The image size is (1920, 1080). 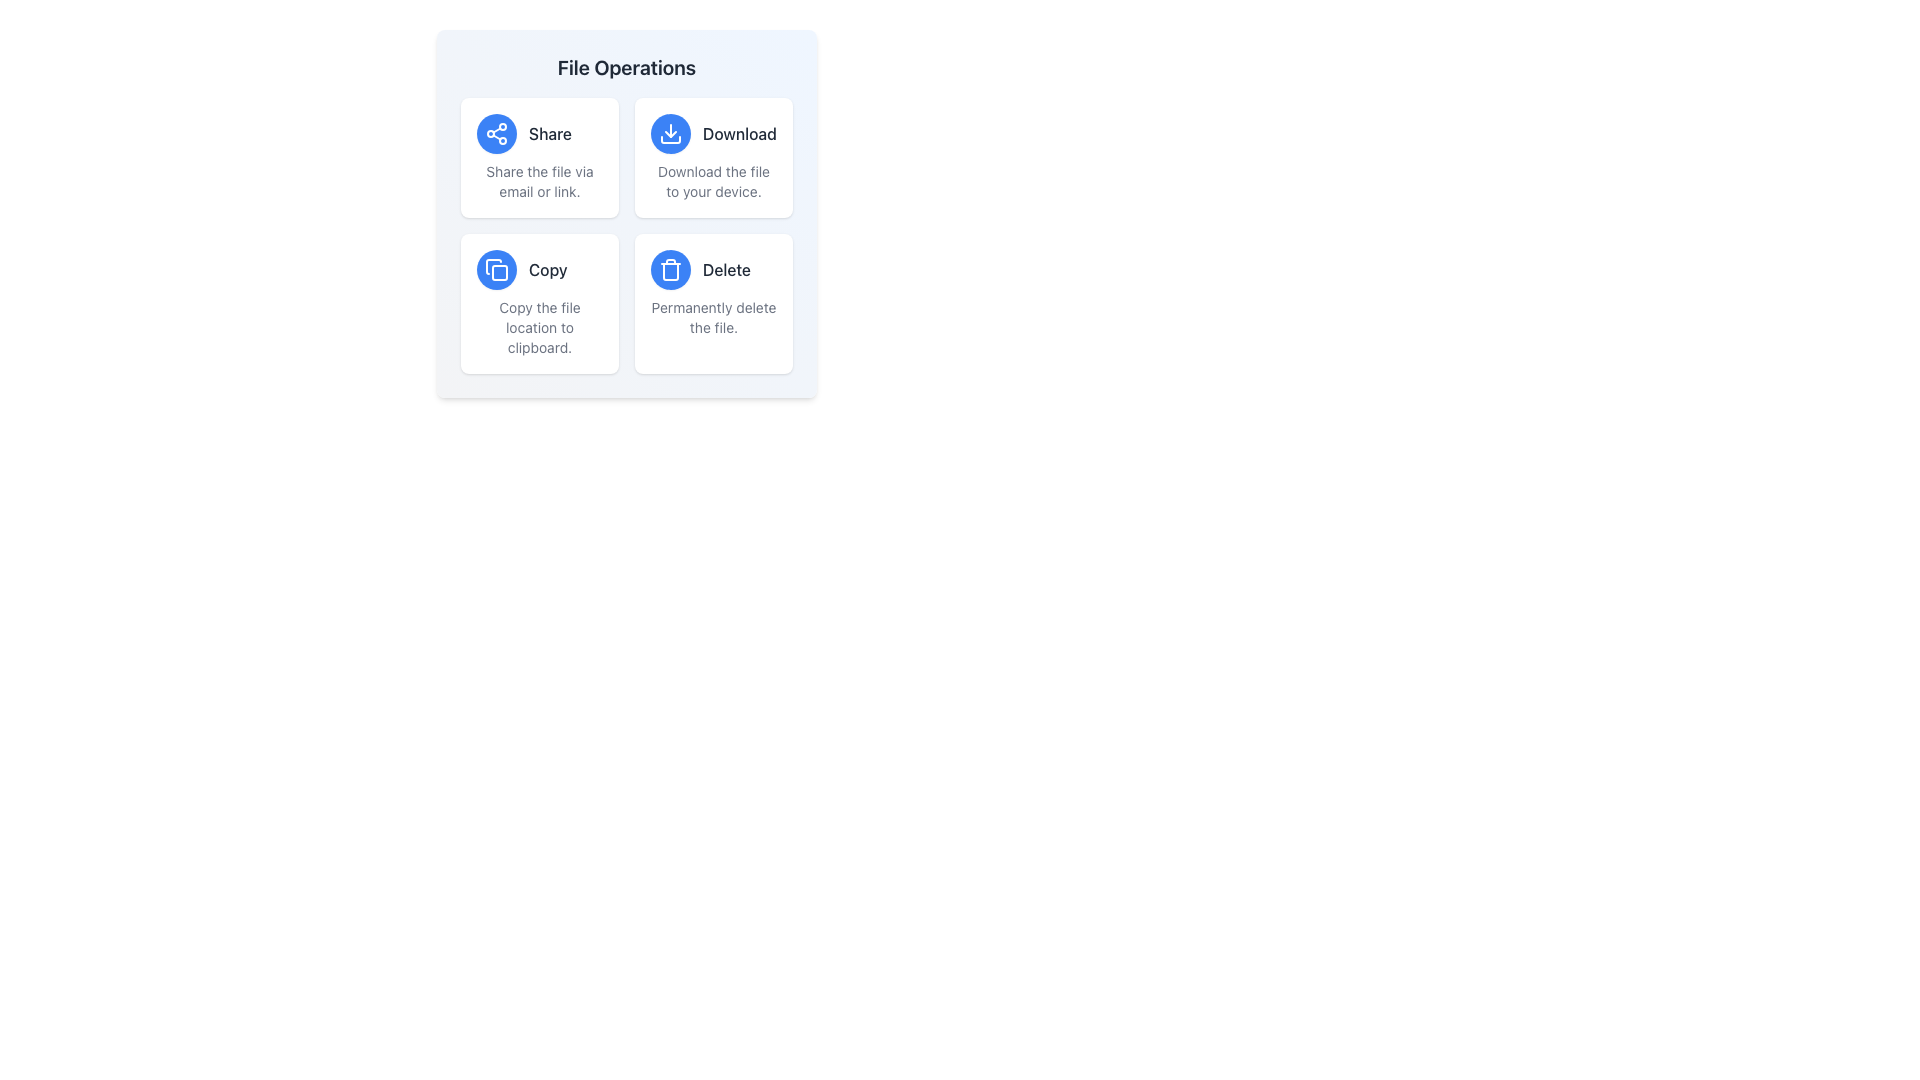 What do you see at coordinates (539, 134) in the screenshot?
I see `the 'Share' button located in the top-left cell of the 2x2 grid under the header 'File Operations' to initiate the share functionality` at bounding box center [539, 134].